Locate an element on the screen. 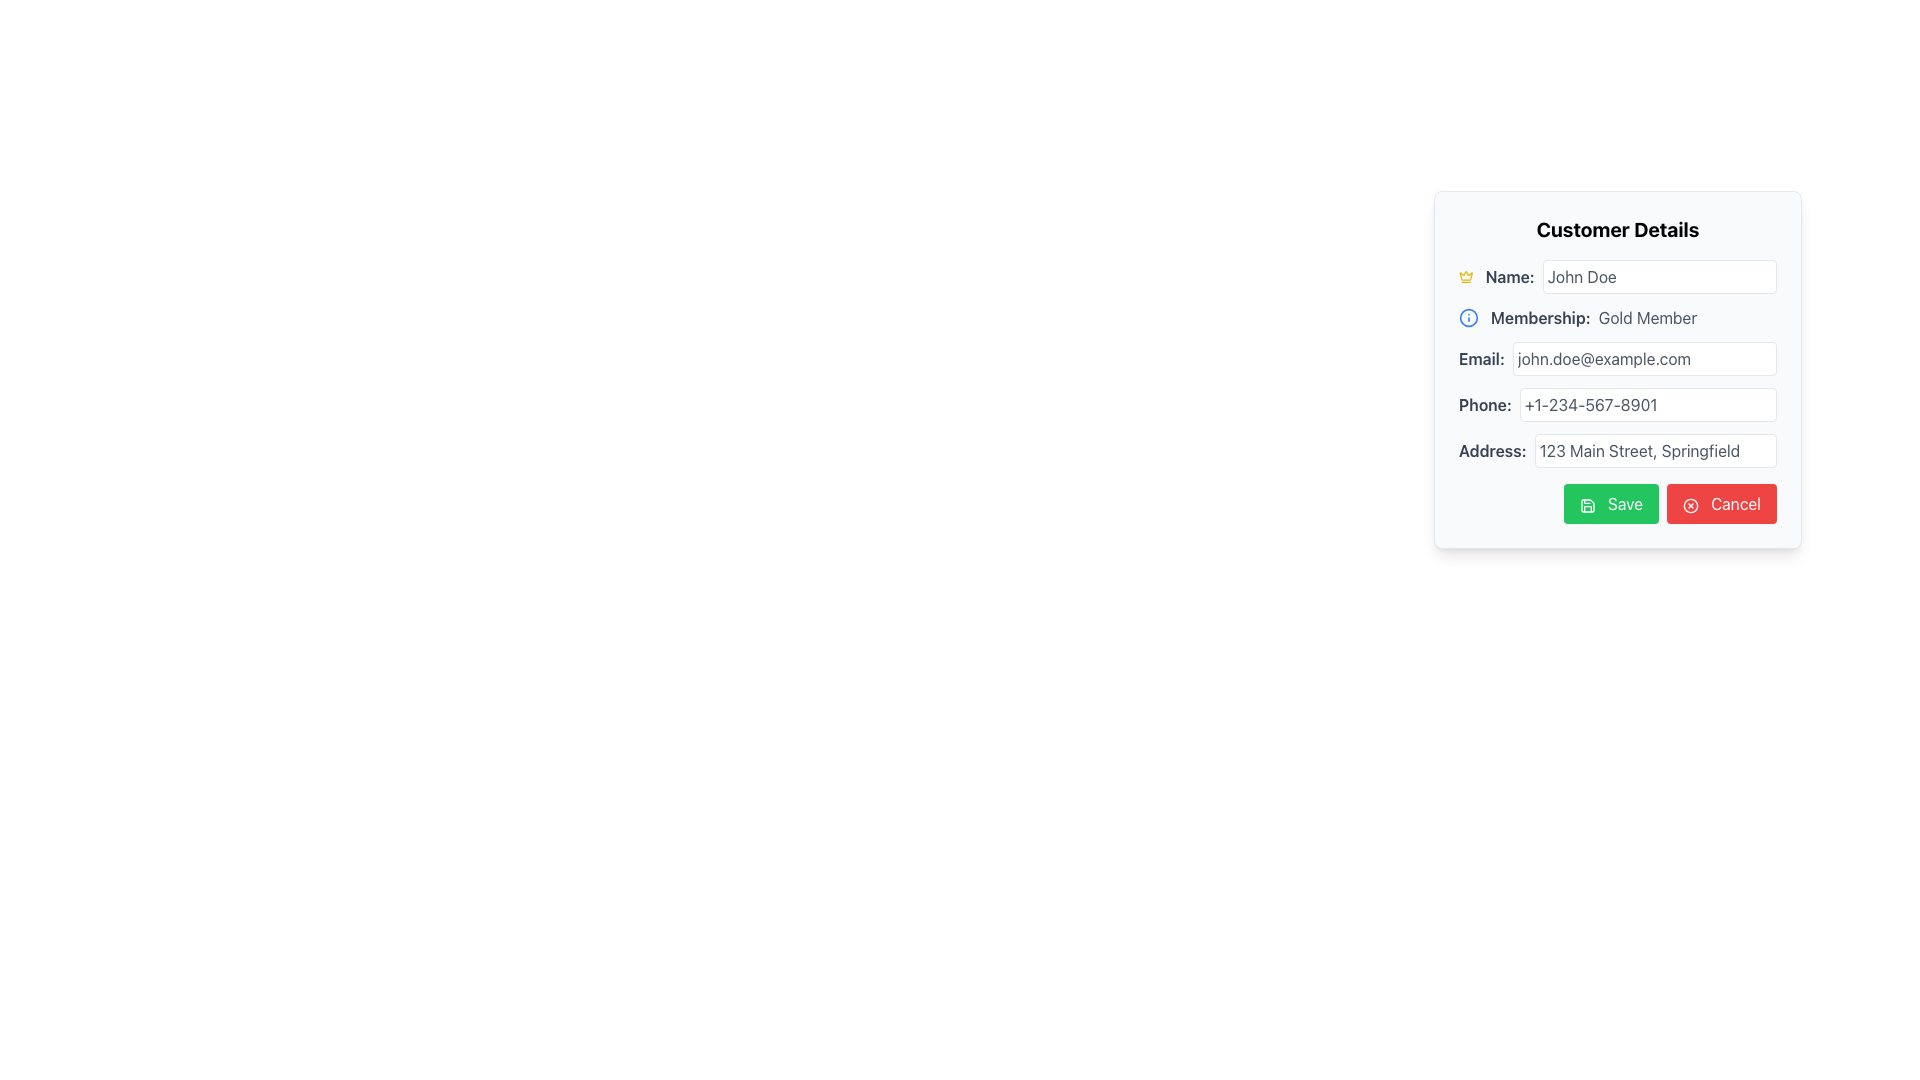 This screenshot has width=1920, height=1080. the text label that reads 'Email:', styled in bold and dark gray, located in the 'Customer Details' section, before the email input field is located at coordinates (1482, 357).